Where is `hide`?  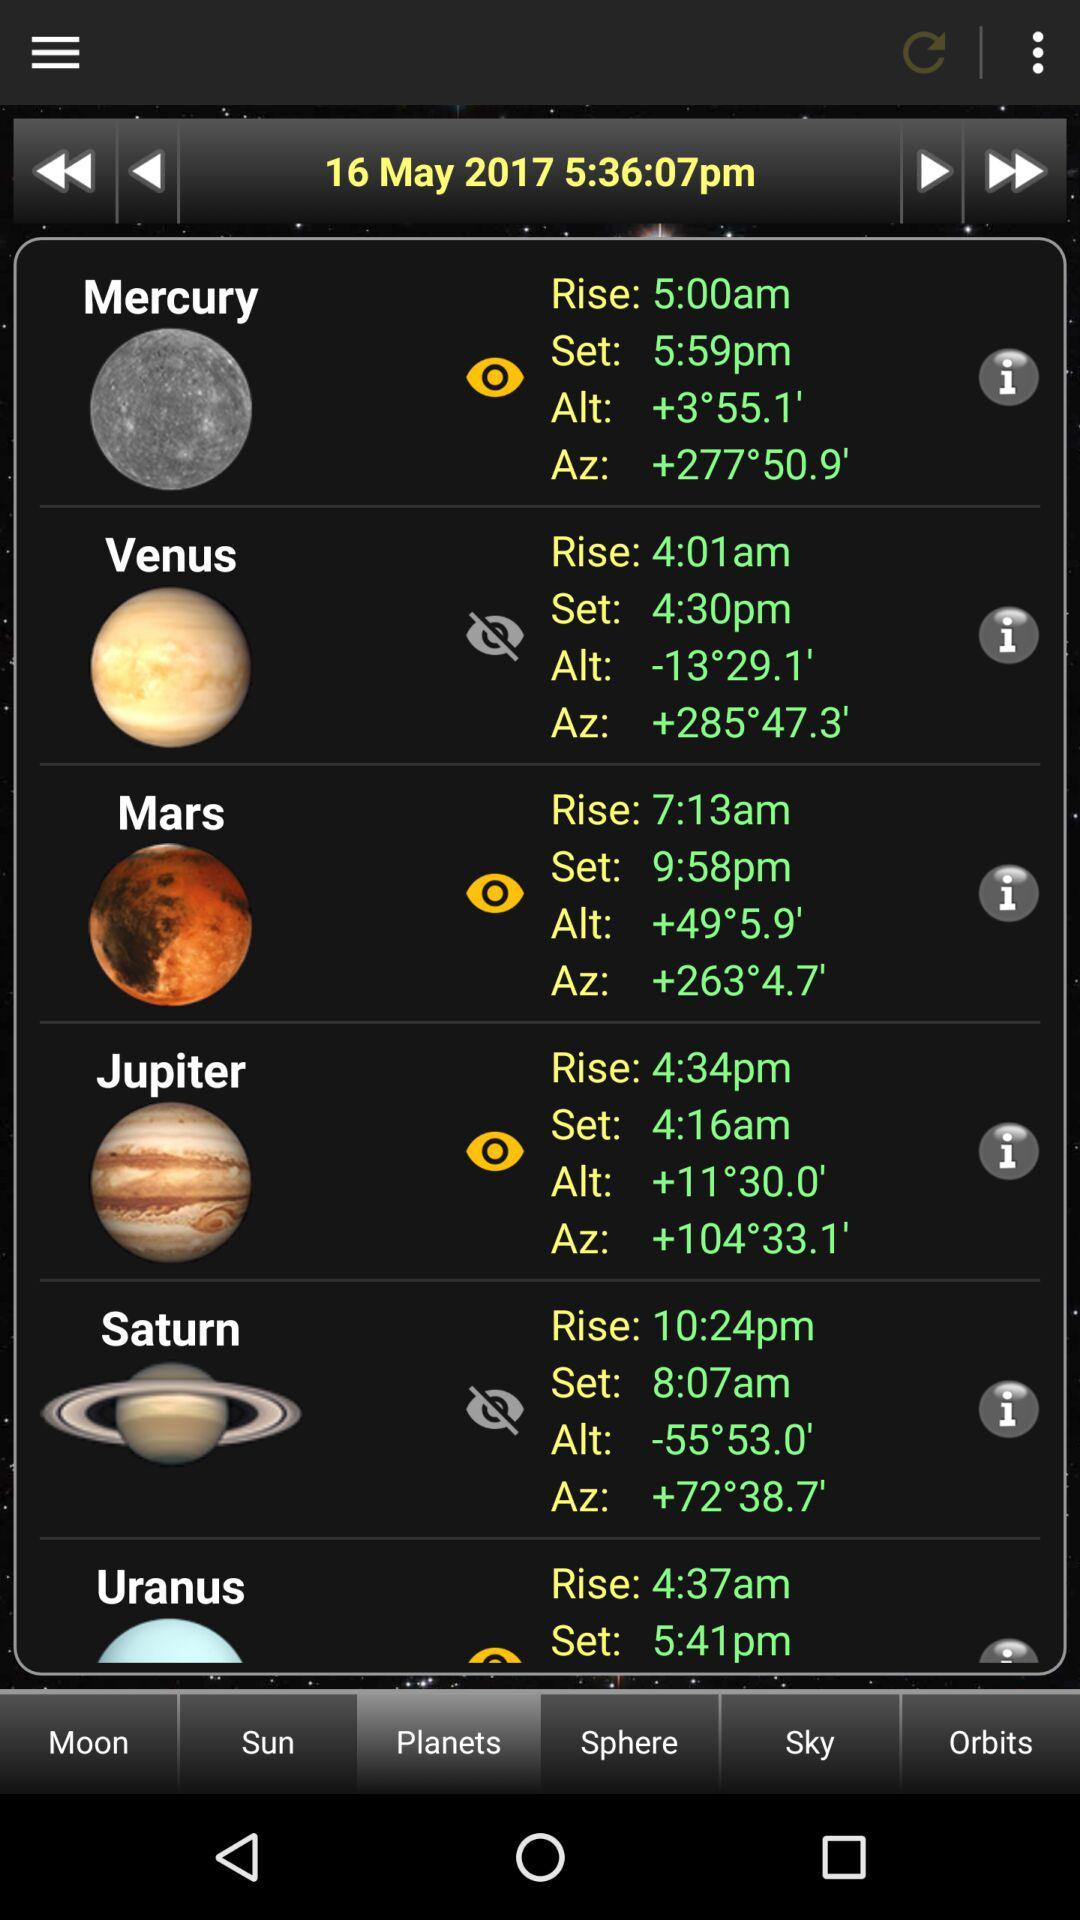 hide is located at coordinates (494, 1643).